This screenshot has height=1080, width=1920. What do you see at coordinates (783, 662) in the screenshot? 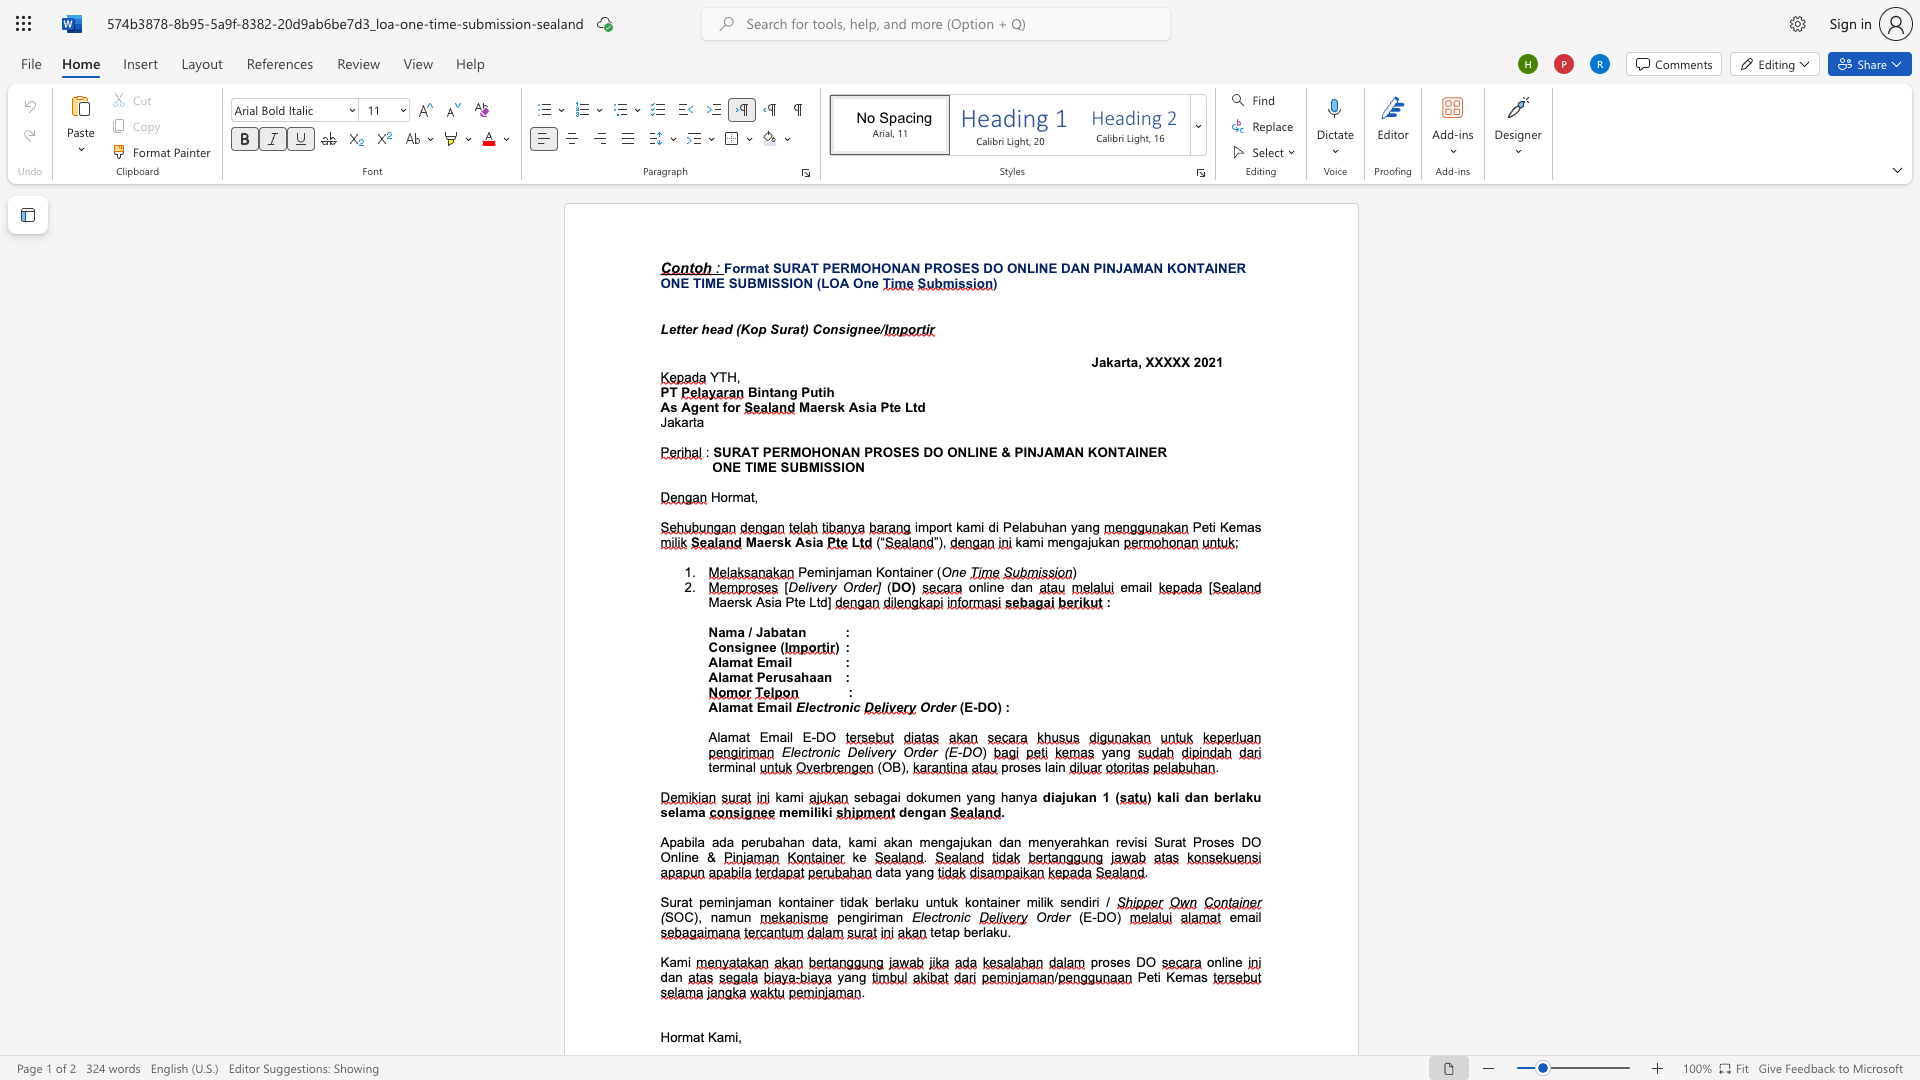
I see `the subset text "il" within the text "Alamat Email"` at bounding box center [783, 662].